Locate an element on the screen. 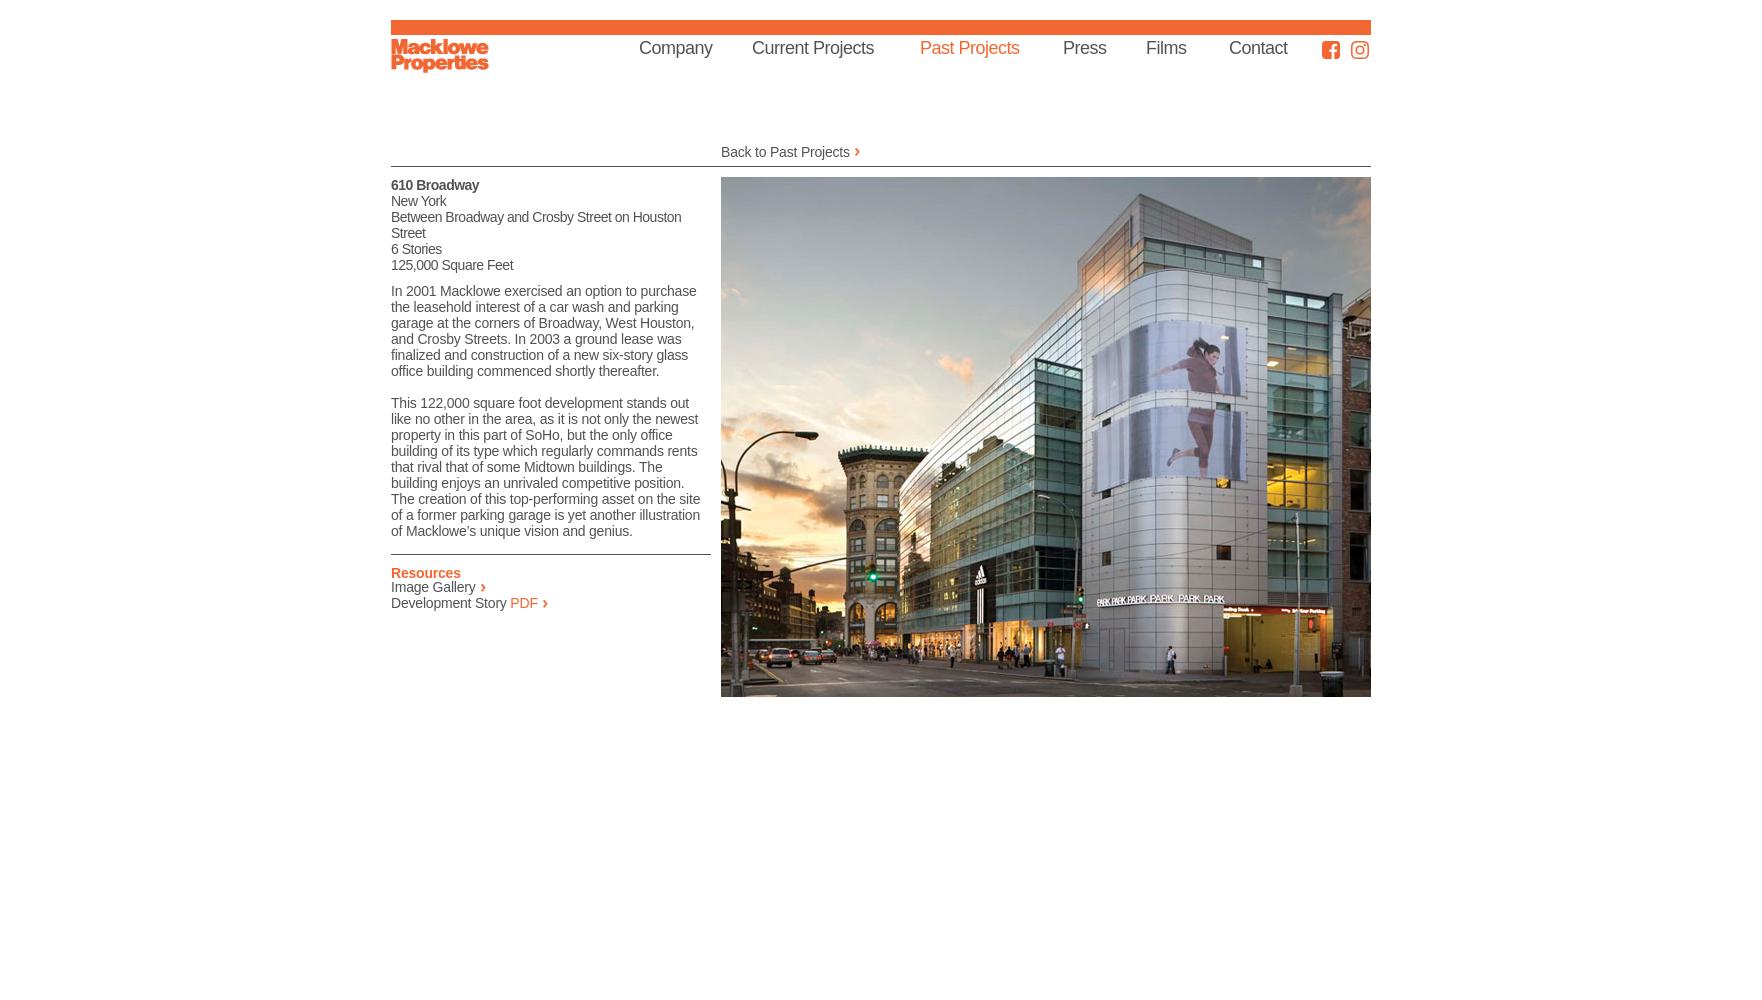 This screenshot has width=1762, height=1000. 'Resources' is located at coordinates (425, 572).